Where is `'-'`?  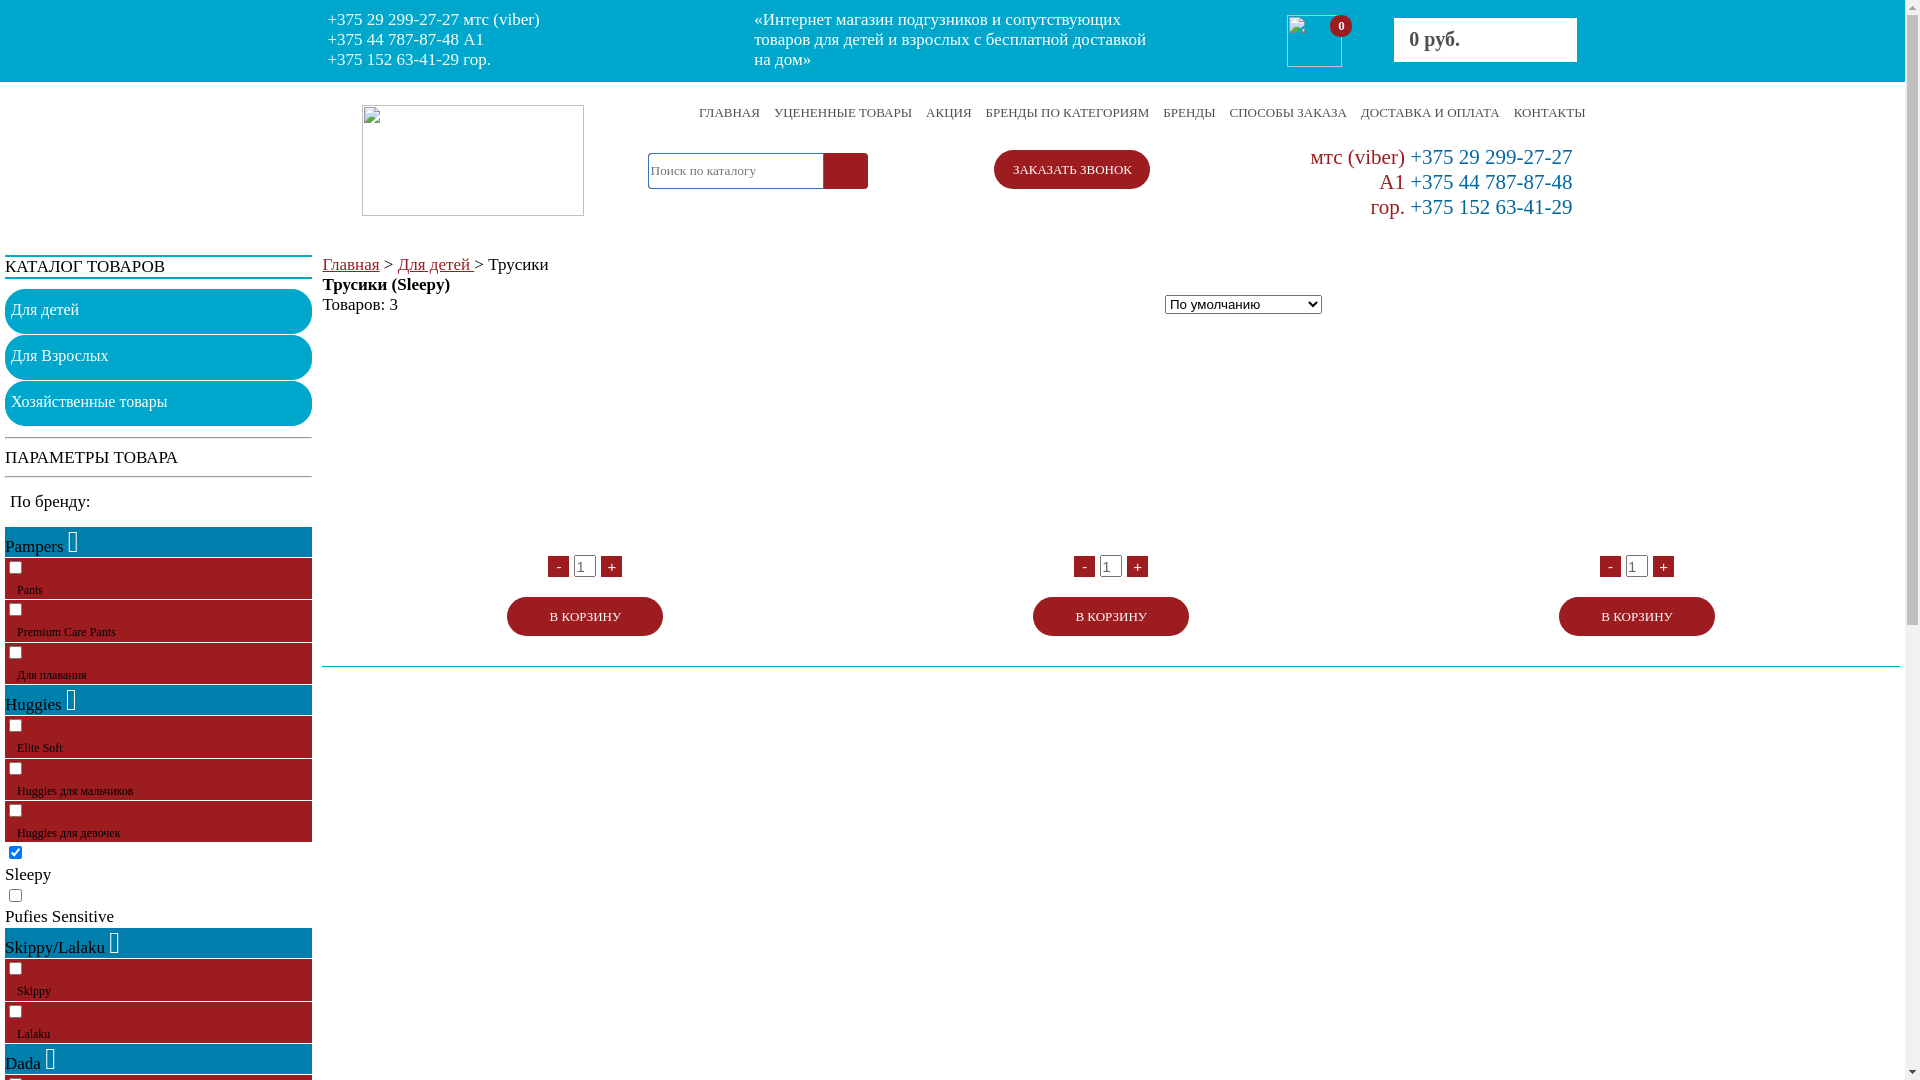
'-' is located at coordinates (1083, 566).